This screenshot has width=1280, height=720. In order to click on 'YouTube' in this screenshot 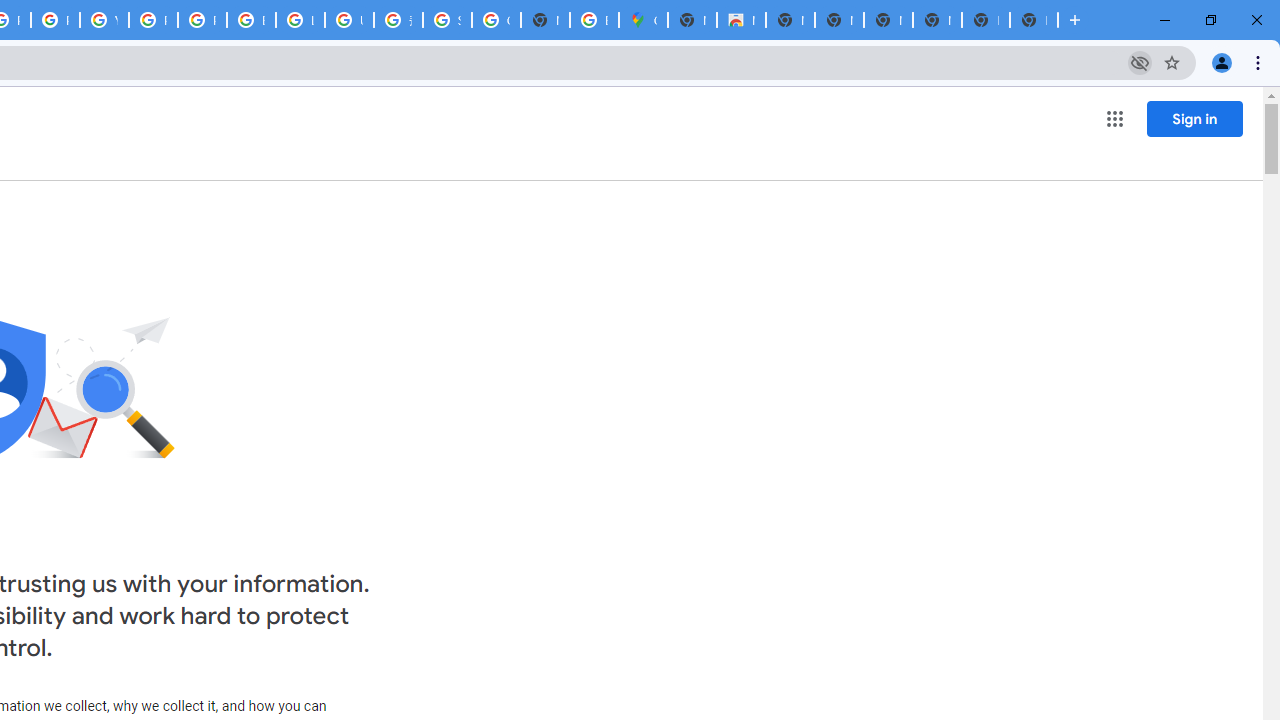, I will do `click(103, 20)`.